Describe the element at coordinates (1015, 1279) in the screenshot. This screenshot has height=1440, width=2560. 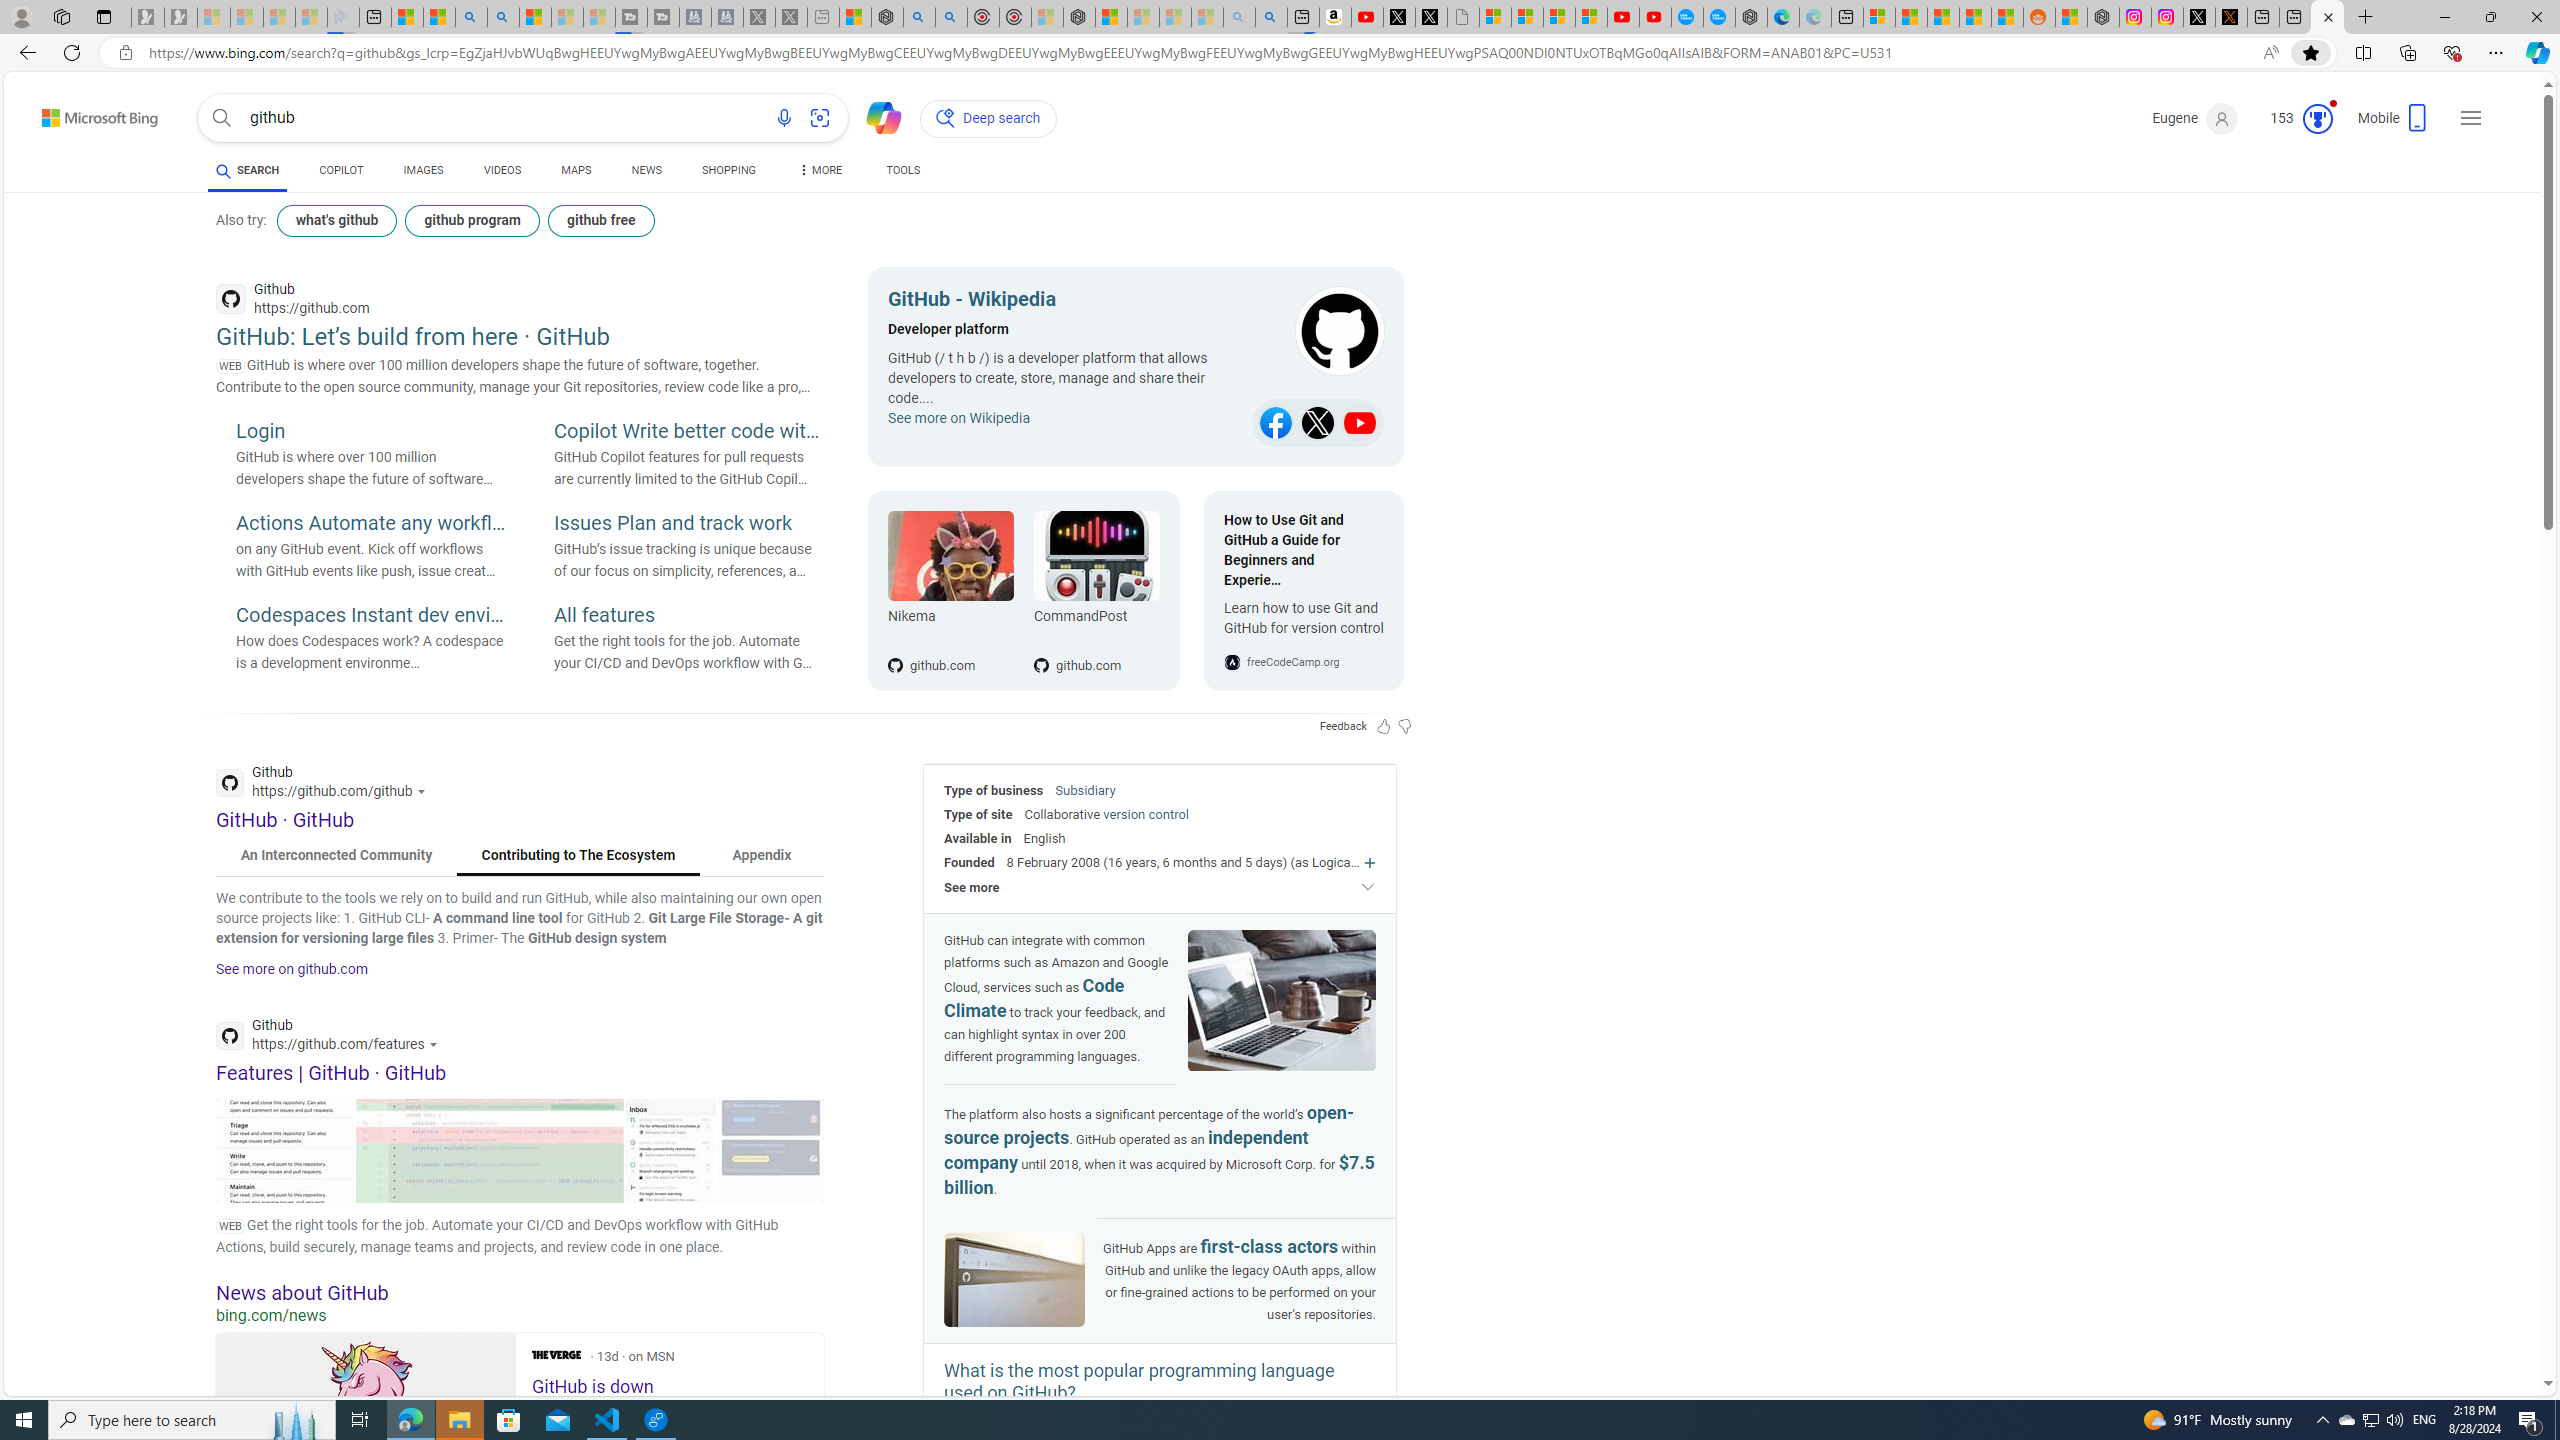
I see `'Image of GitHub'` at that location.